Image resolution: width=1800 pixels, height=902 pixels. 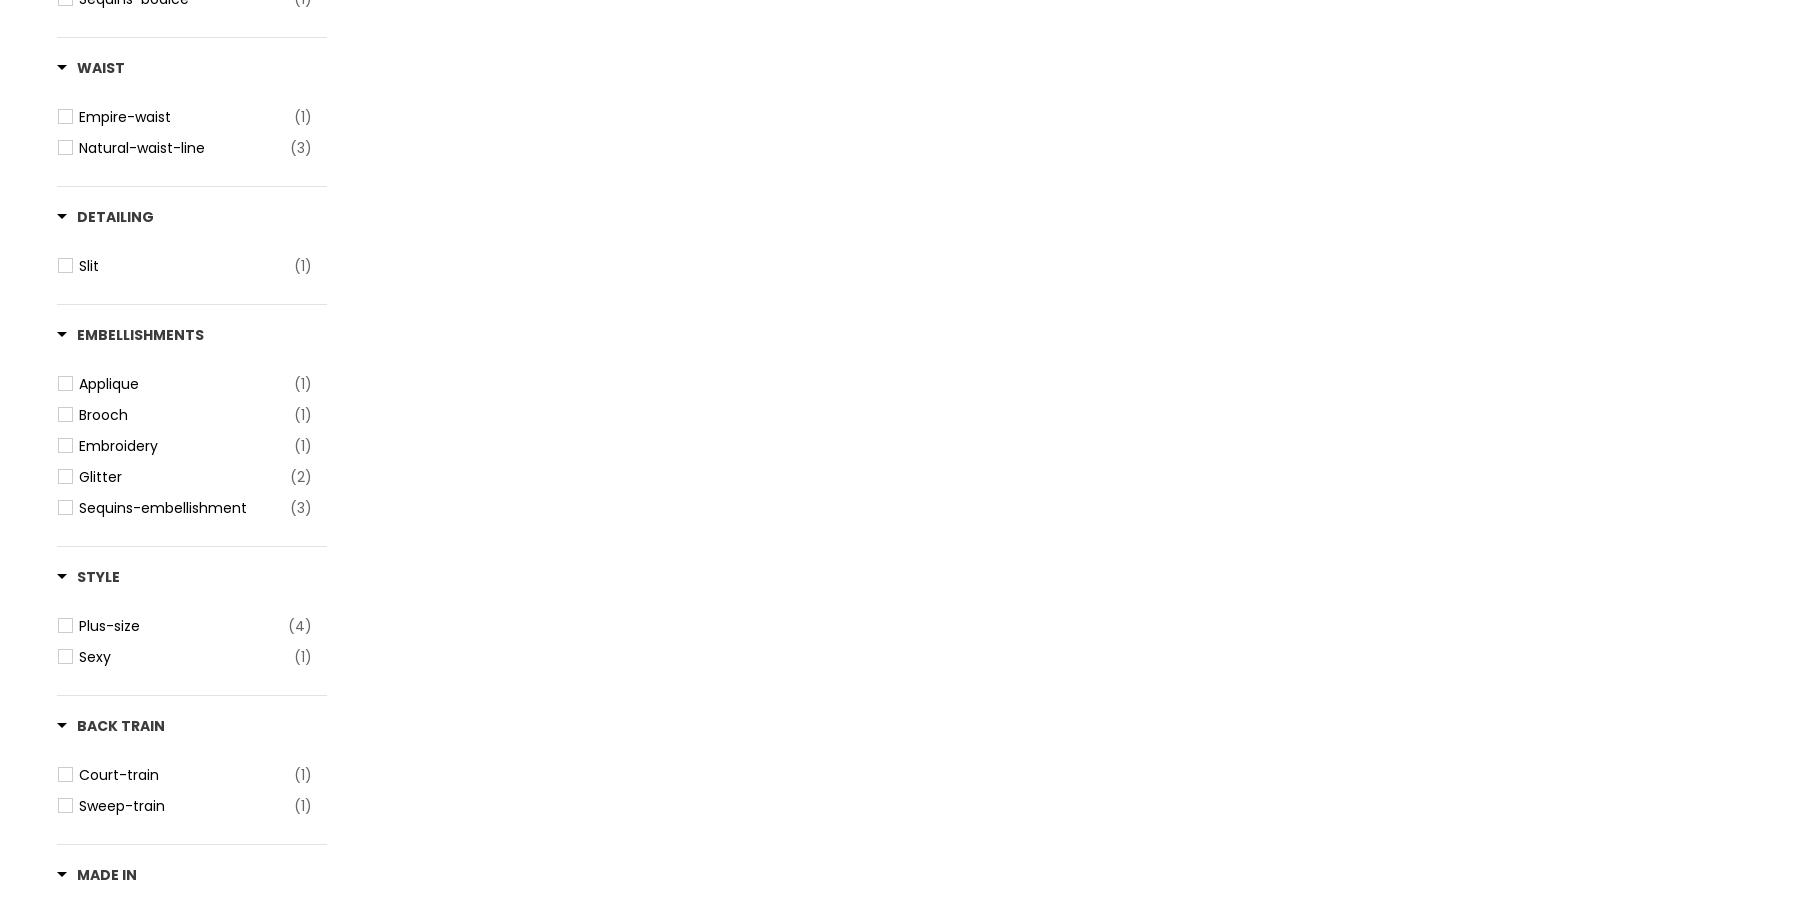 I want to click on 'Court-train', so click(x=118, y=773).